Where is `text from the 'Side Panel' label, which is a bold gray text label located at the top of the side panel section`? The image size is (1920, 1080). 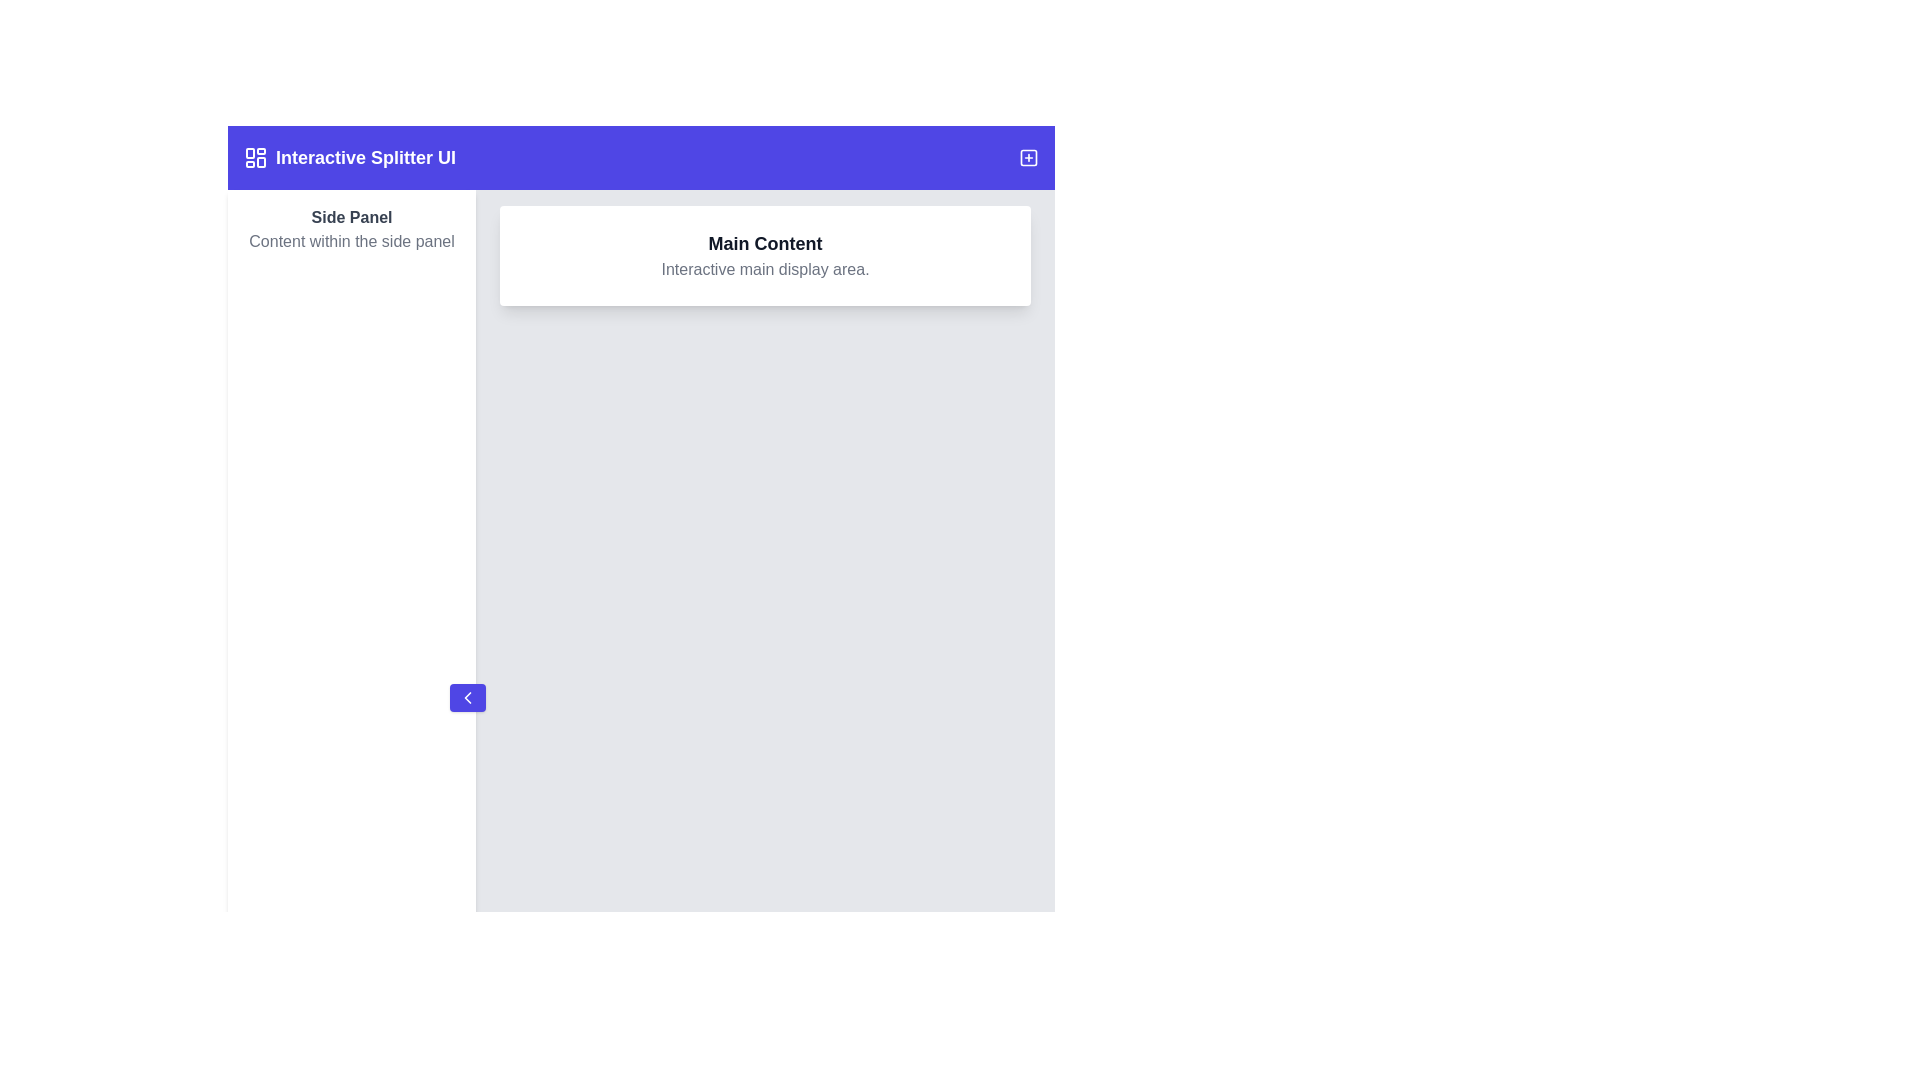 text from the 'Side Panel' label, which is a bold gray text label located at the top of the side panel section is located at coordinates (352, 218).